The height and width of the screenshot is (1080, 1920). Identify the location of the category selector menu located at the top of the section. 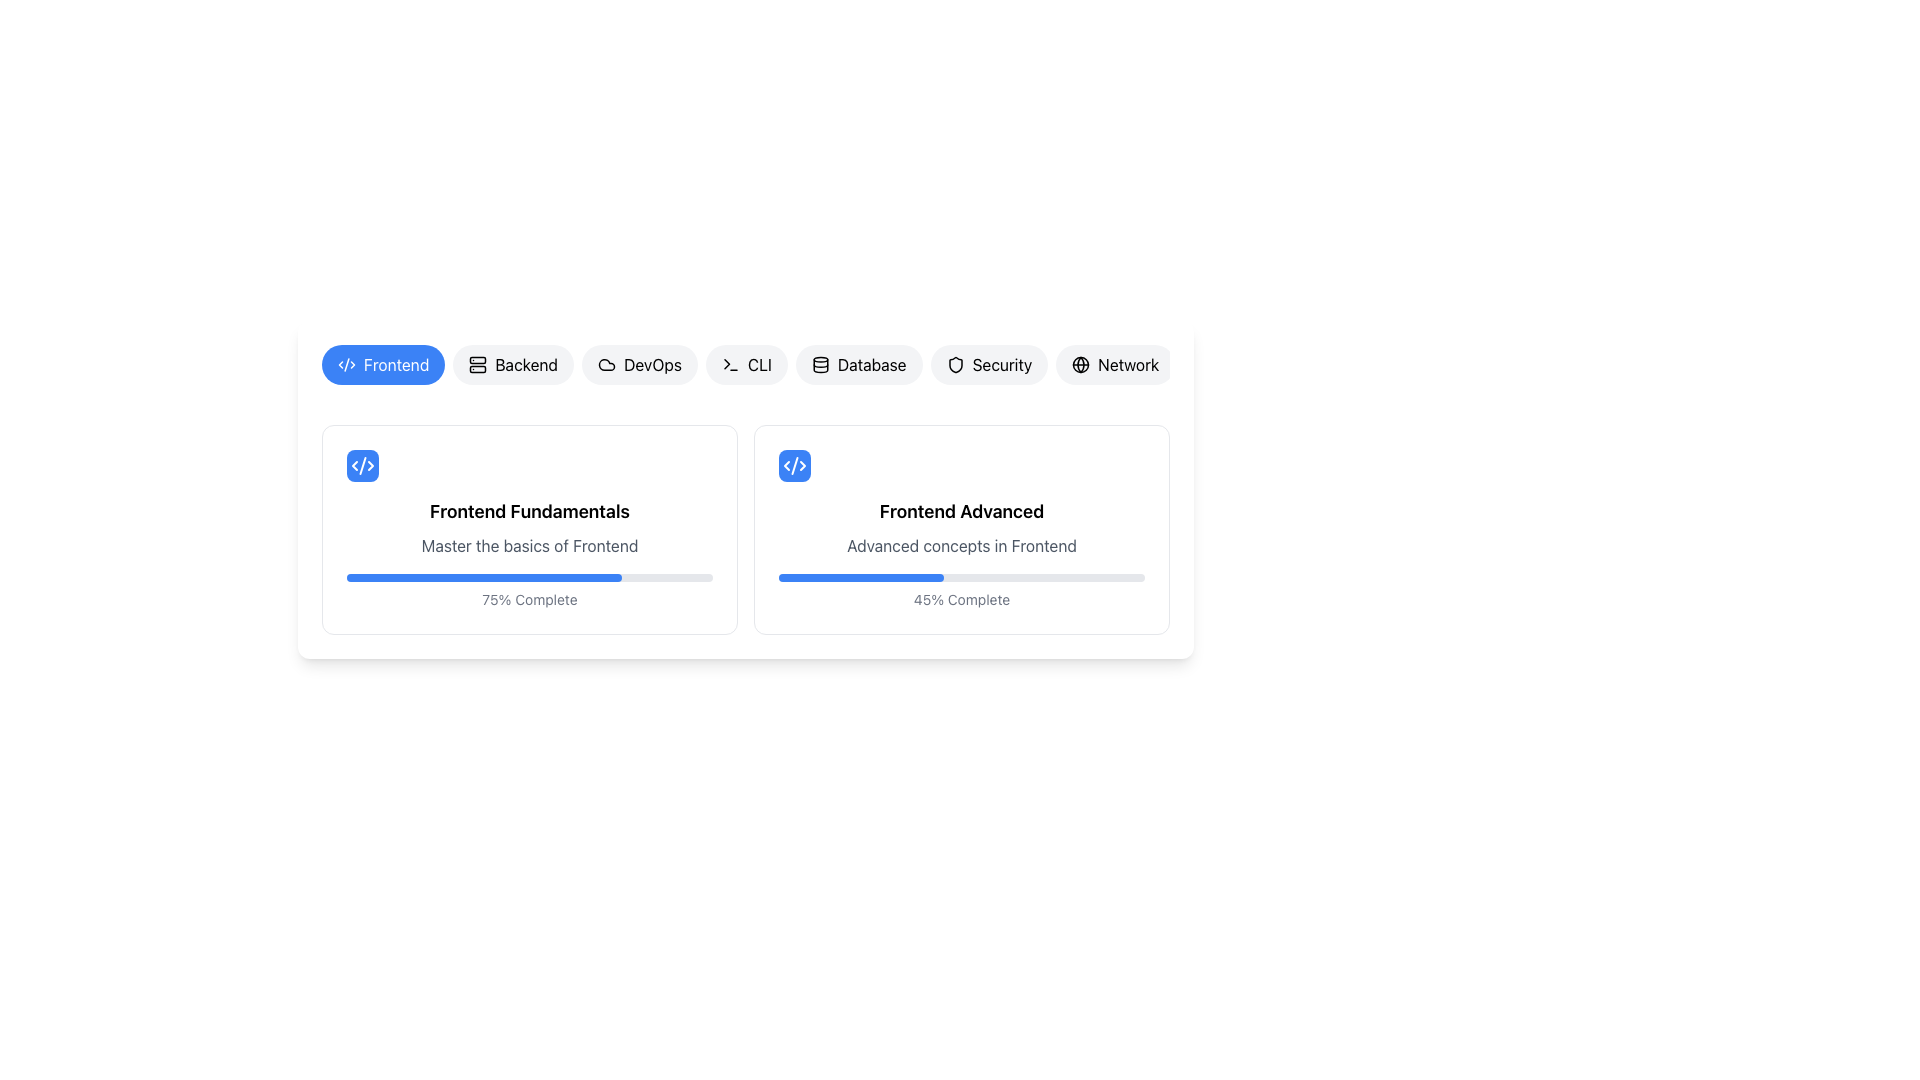
(744, 373).